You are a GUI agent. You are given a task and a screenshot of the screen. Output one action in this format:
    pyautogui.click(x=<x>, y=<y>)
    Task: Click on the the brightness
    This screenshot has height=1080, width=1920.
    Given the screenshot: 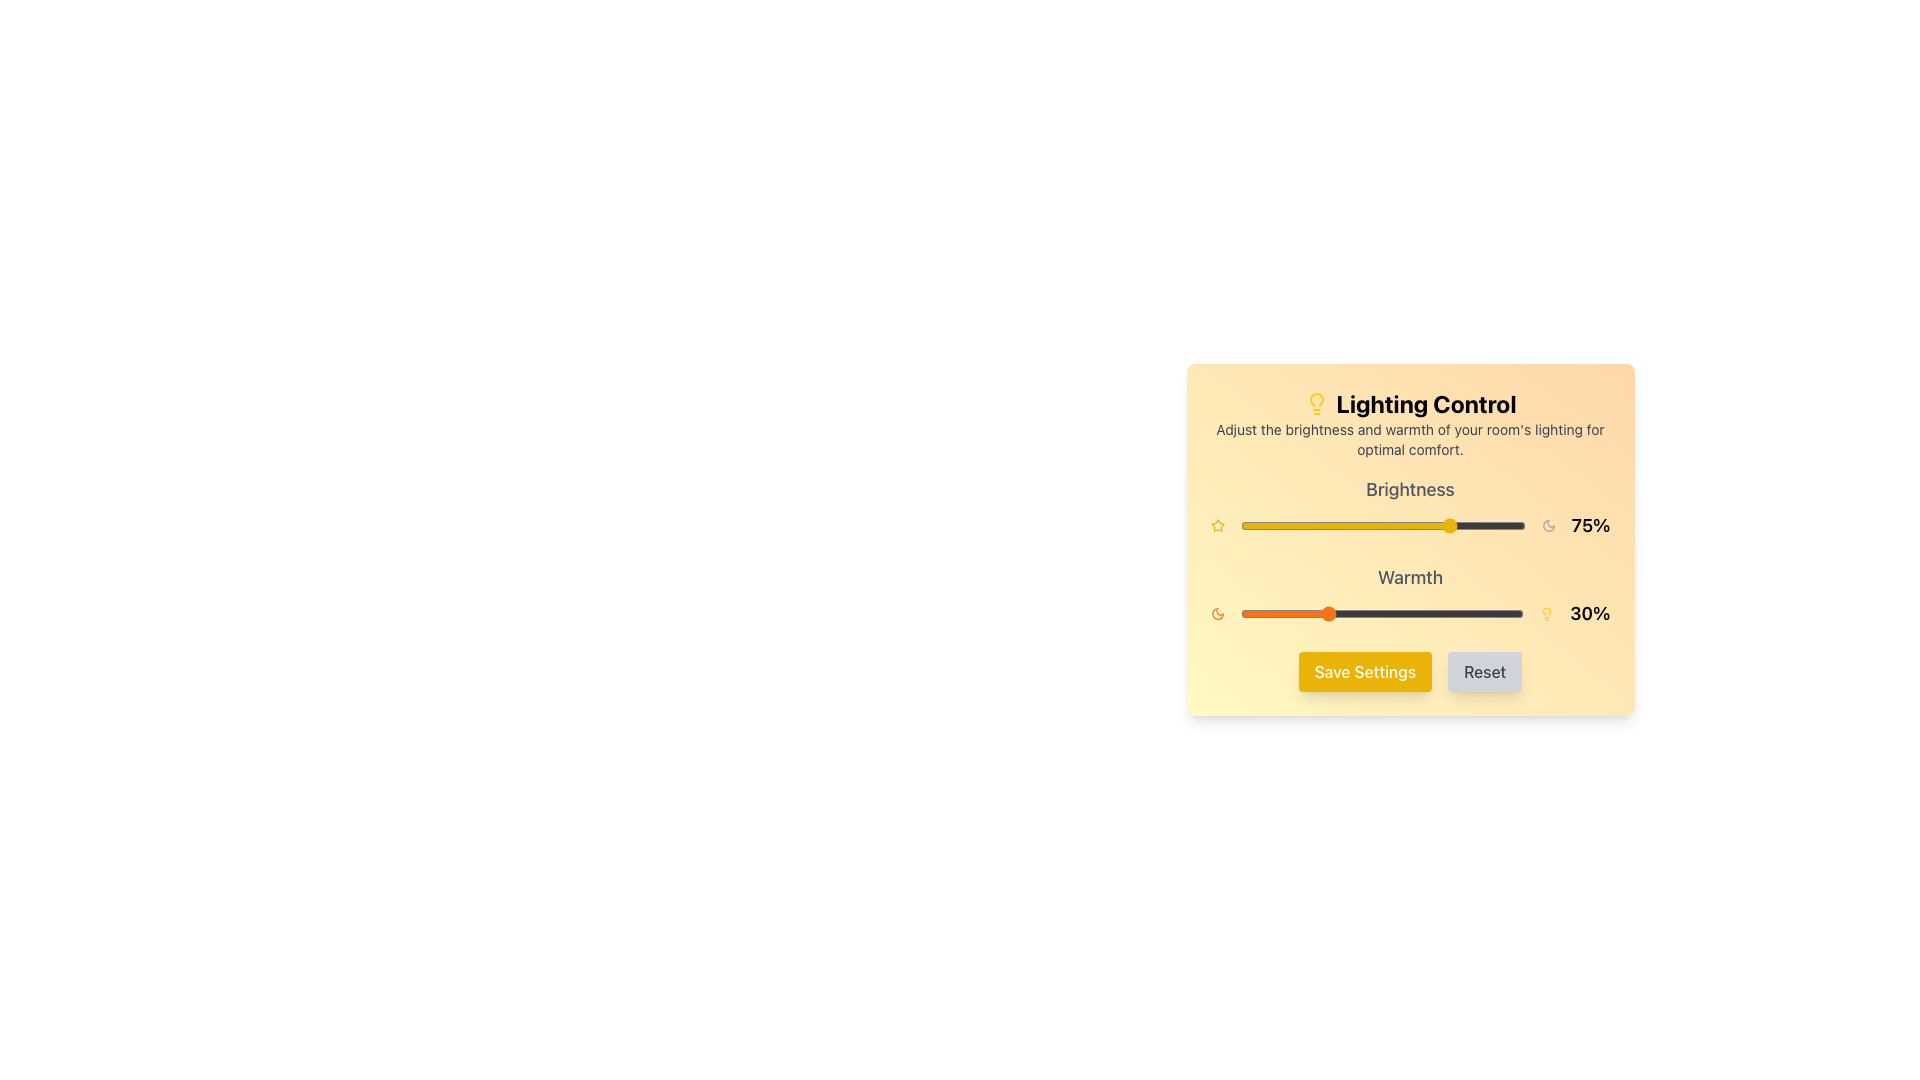 What is the action you would take?
    pyautogui.click(x=1294, y=524)
    